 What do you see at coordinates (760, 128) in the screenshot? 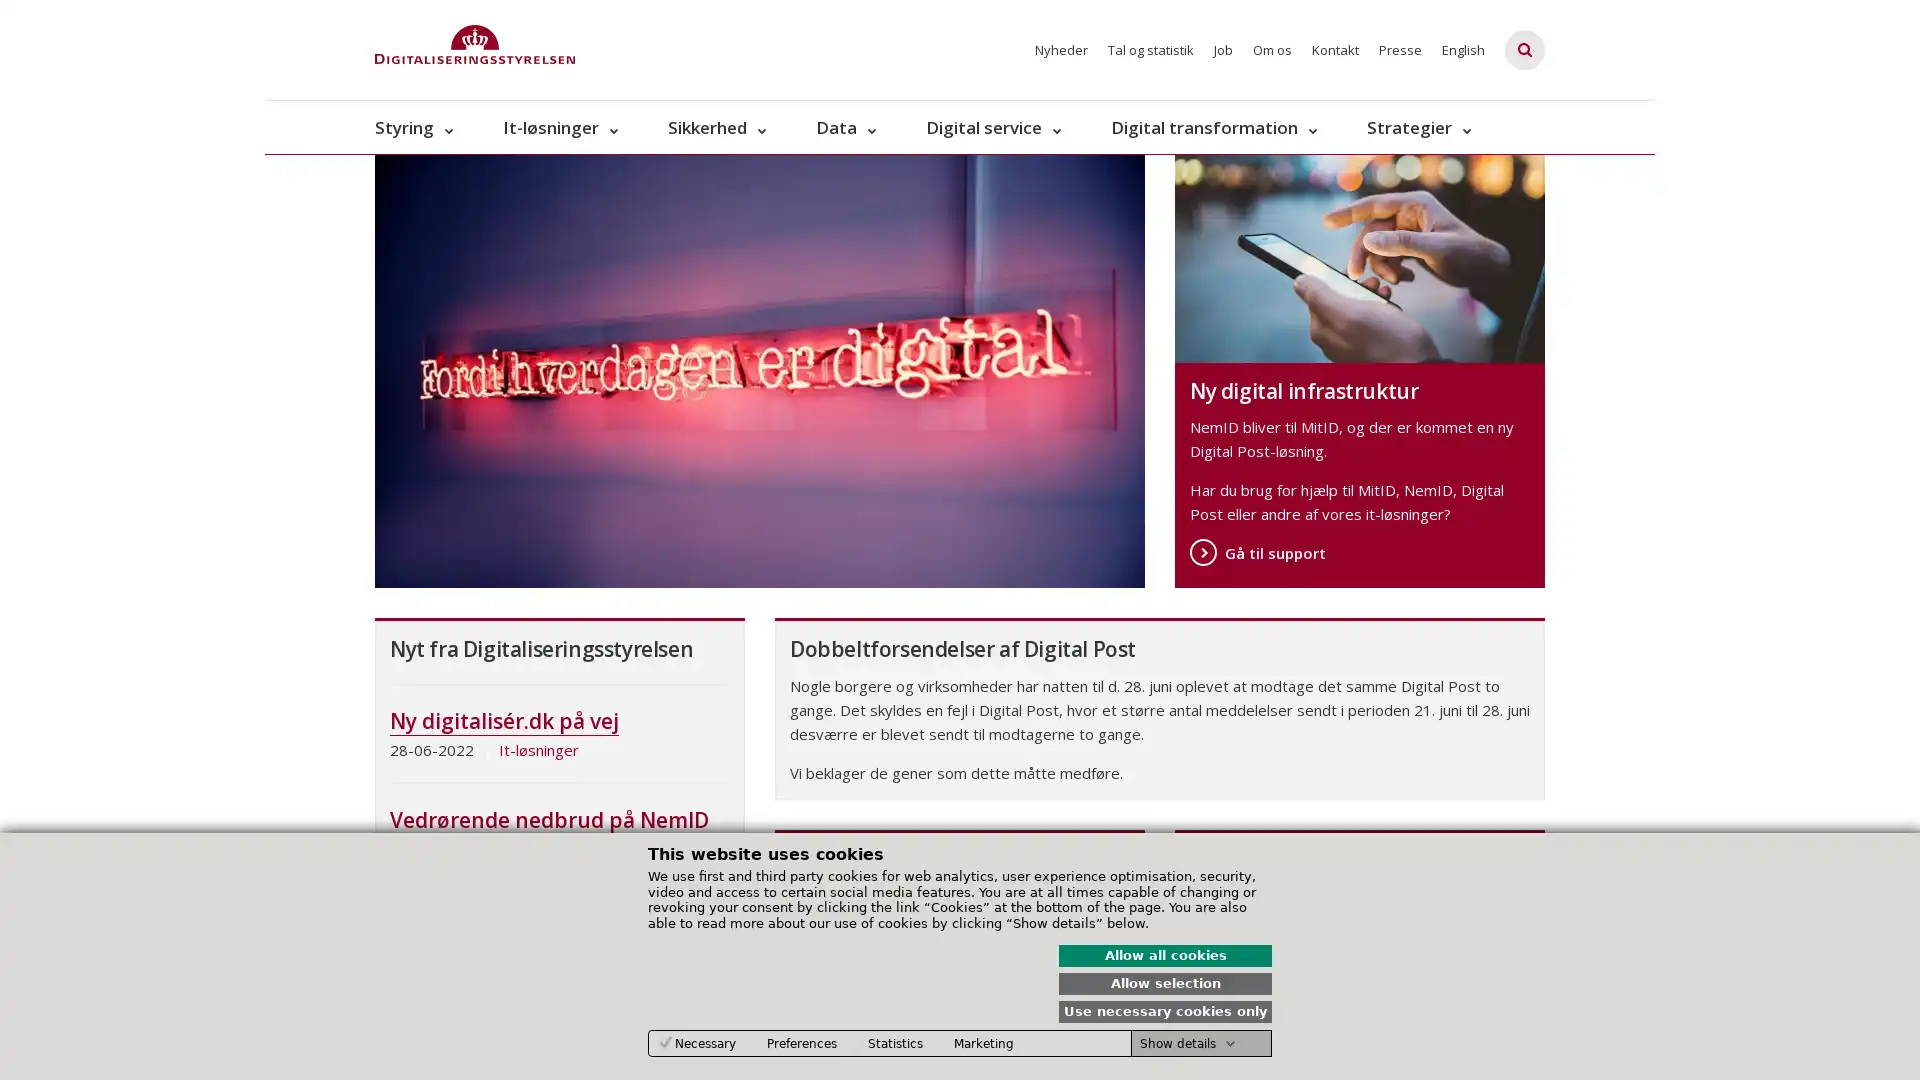
I see `Sikkerhed - flere links` at bounding box center [760, 128].